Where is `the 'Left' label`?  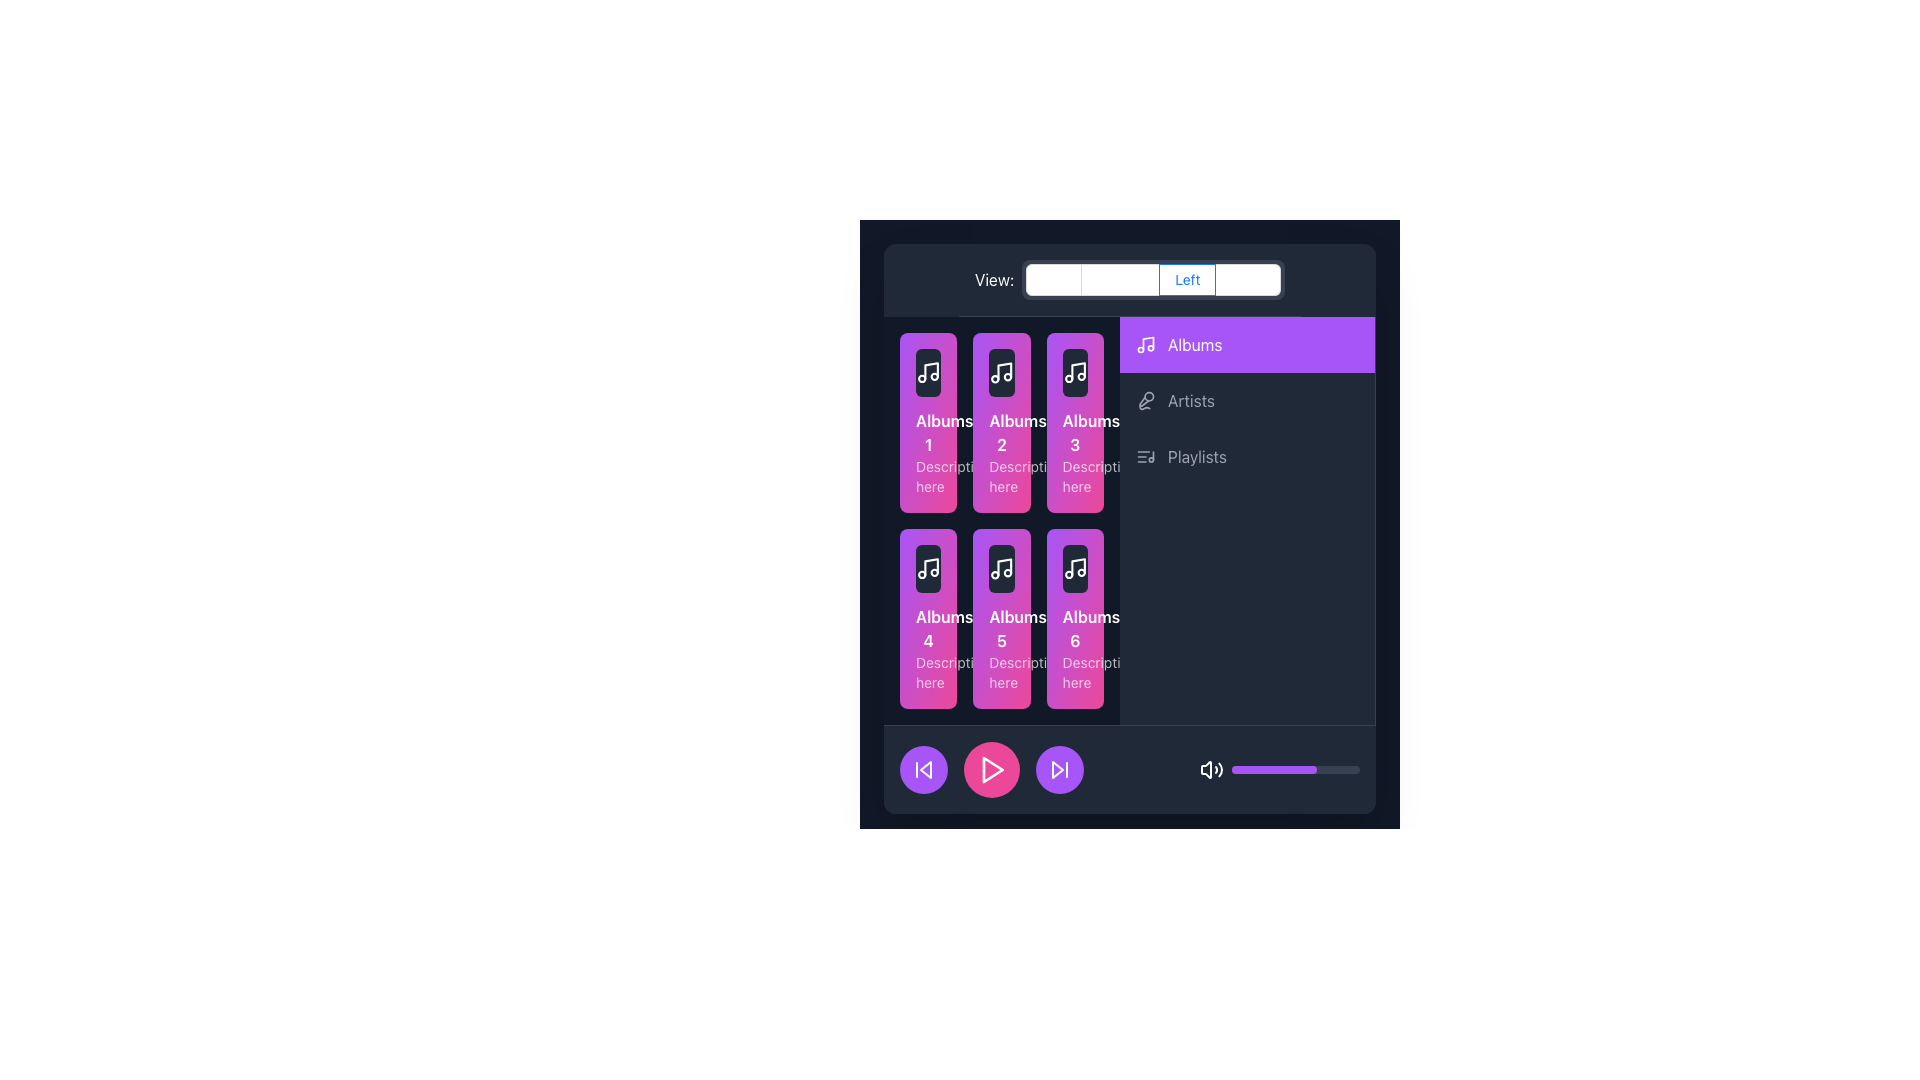 the 'Left' label is located at coordinates (1187, 279).